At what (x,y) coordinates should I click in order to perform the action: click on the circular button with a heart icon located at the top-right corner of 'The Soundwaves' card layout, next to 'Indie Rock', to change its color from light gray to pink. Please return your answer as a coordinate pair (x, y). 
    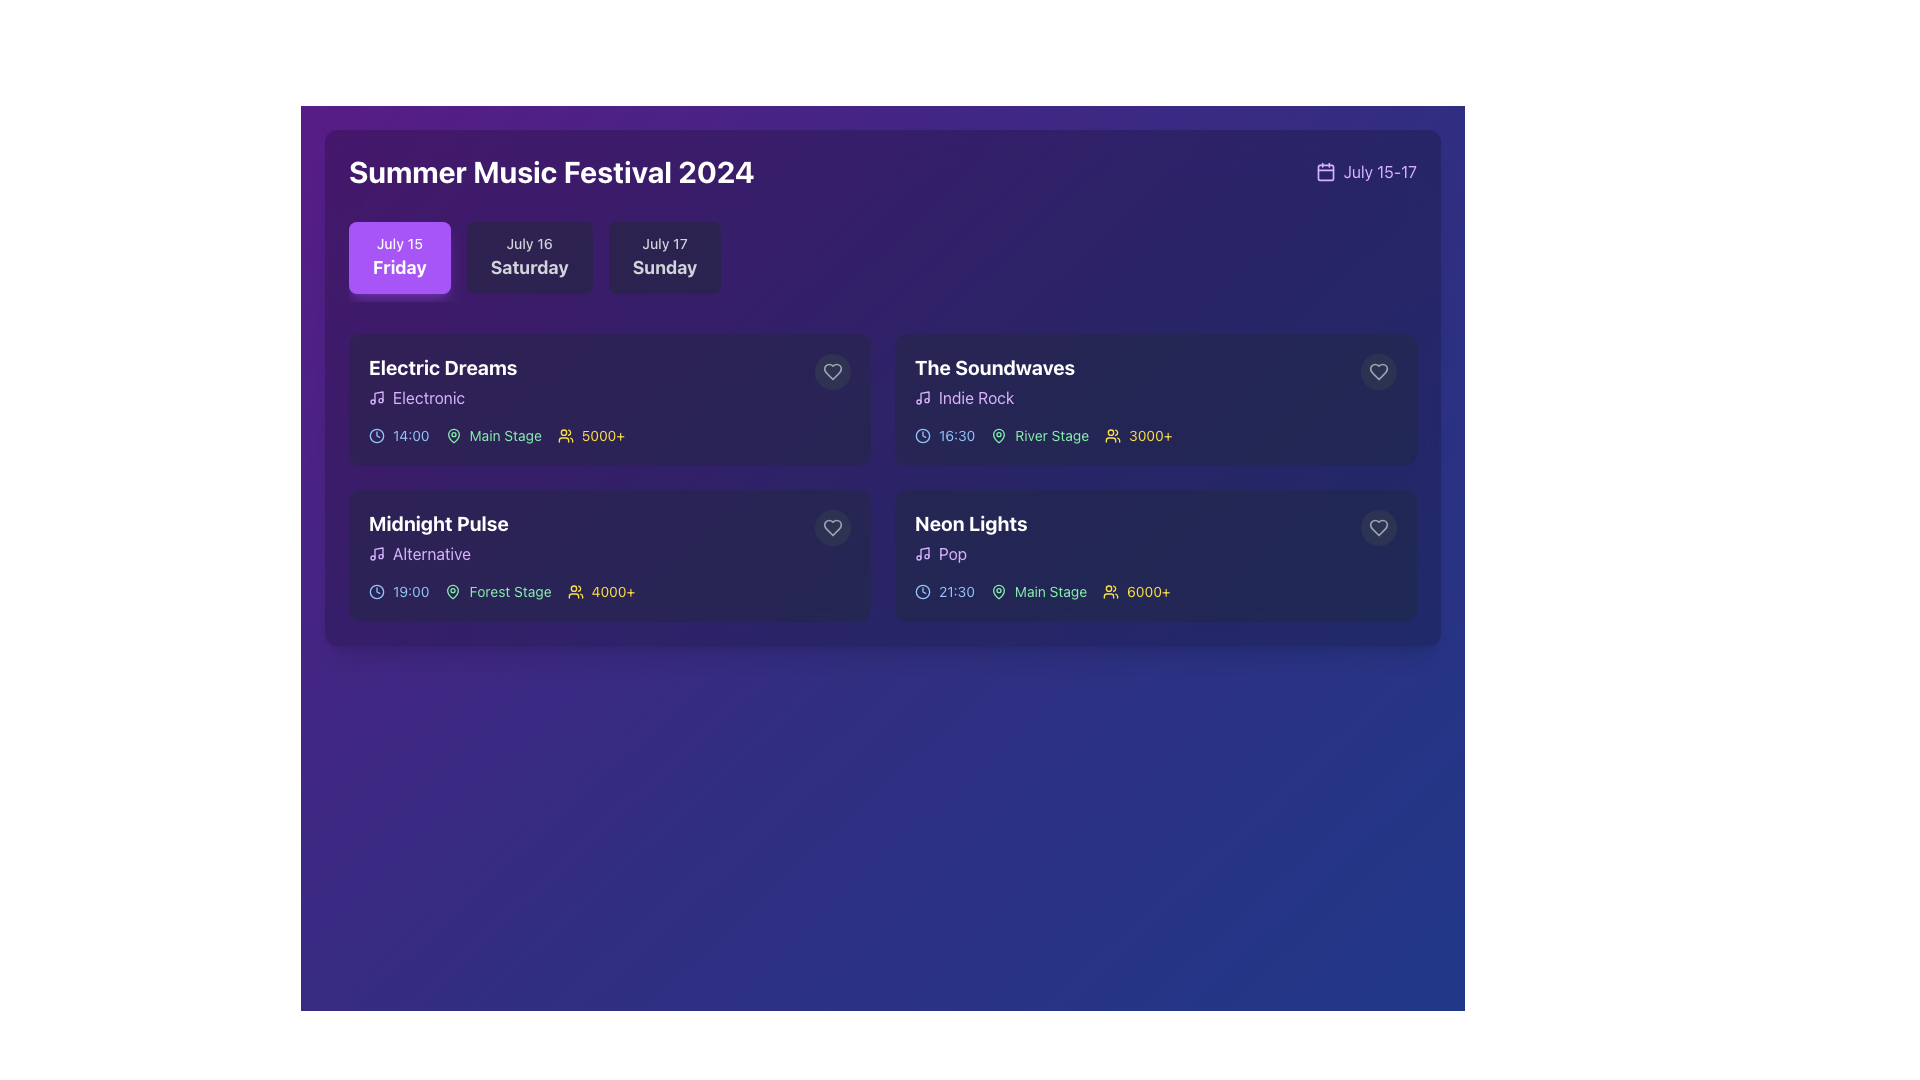
    Looking at the image, I should click on (1377, 371).